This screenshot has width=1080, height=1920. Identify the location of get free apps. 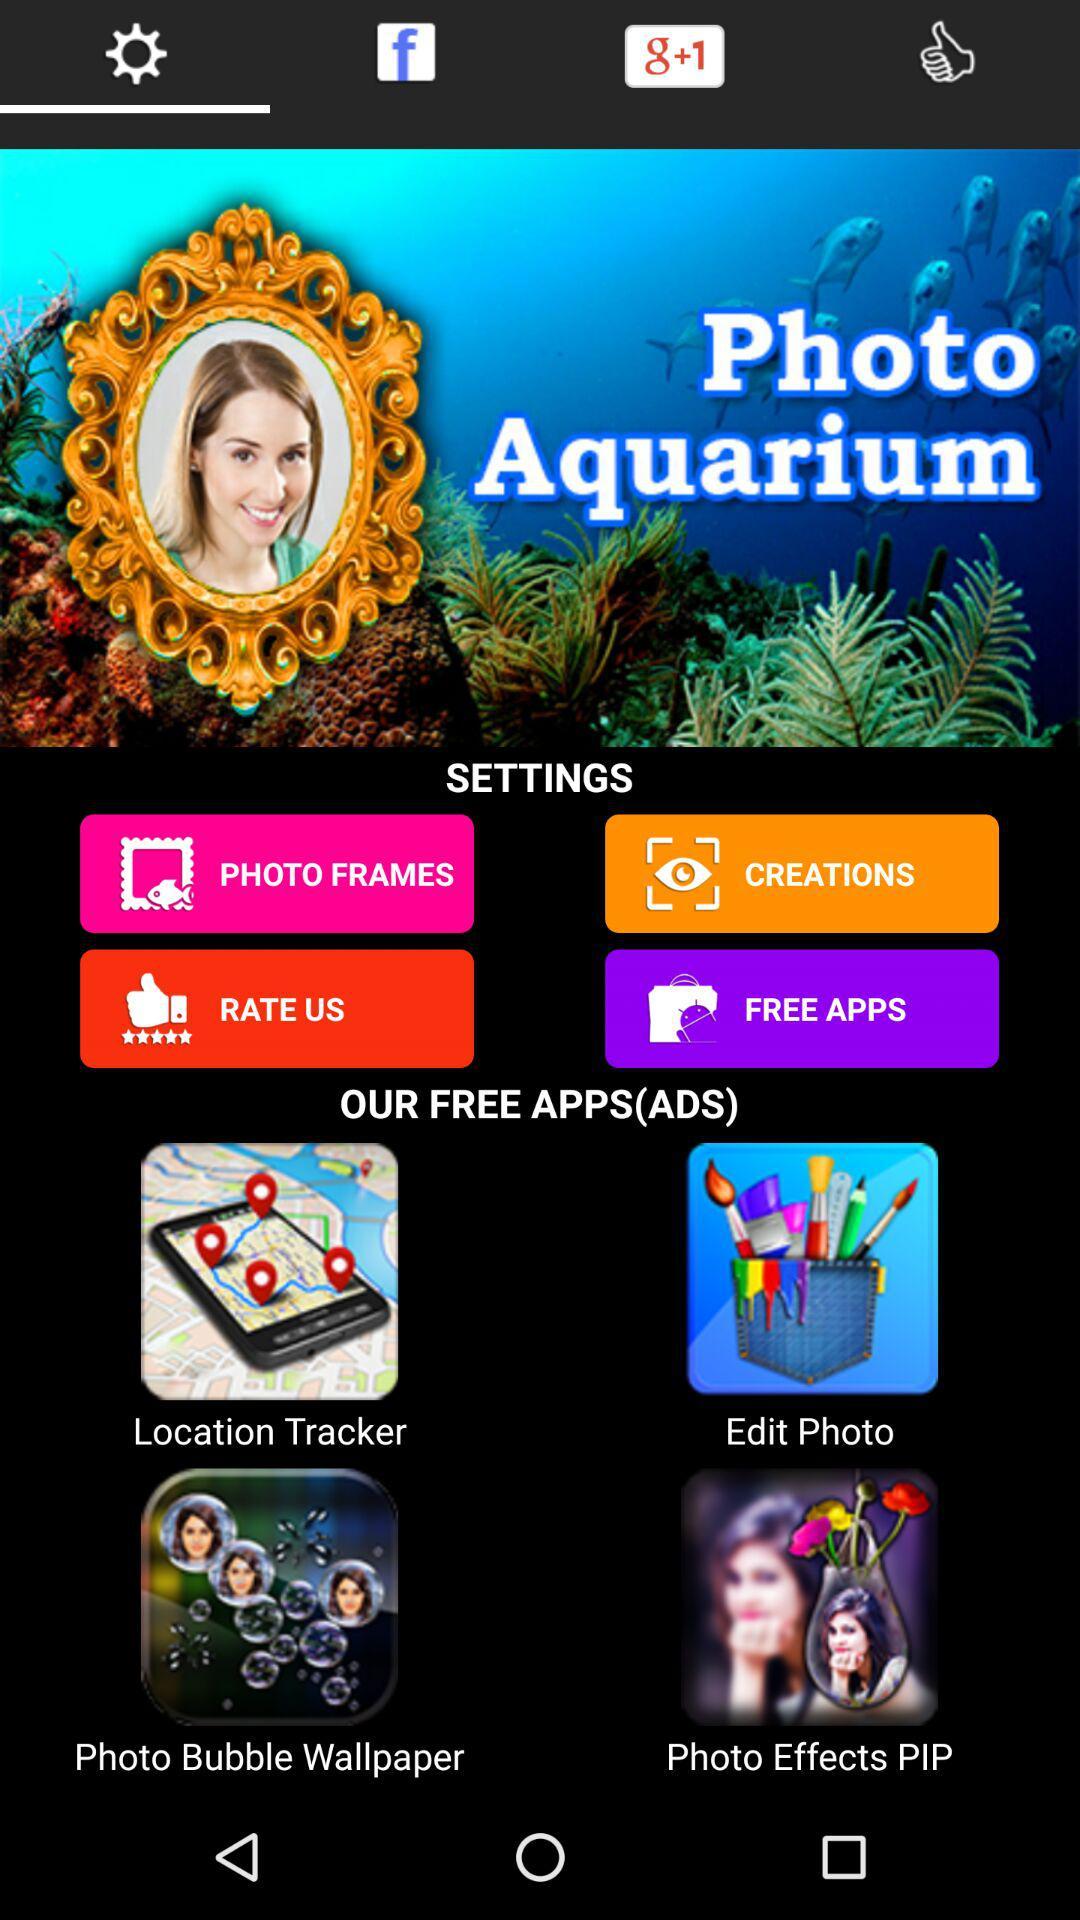
(680, 1008).